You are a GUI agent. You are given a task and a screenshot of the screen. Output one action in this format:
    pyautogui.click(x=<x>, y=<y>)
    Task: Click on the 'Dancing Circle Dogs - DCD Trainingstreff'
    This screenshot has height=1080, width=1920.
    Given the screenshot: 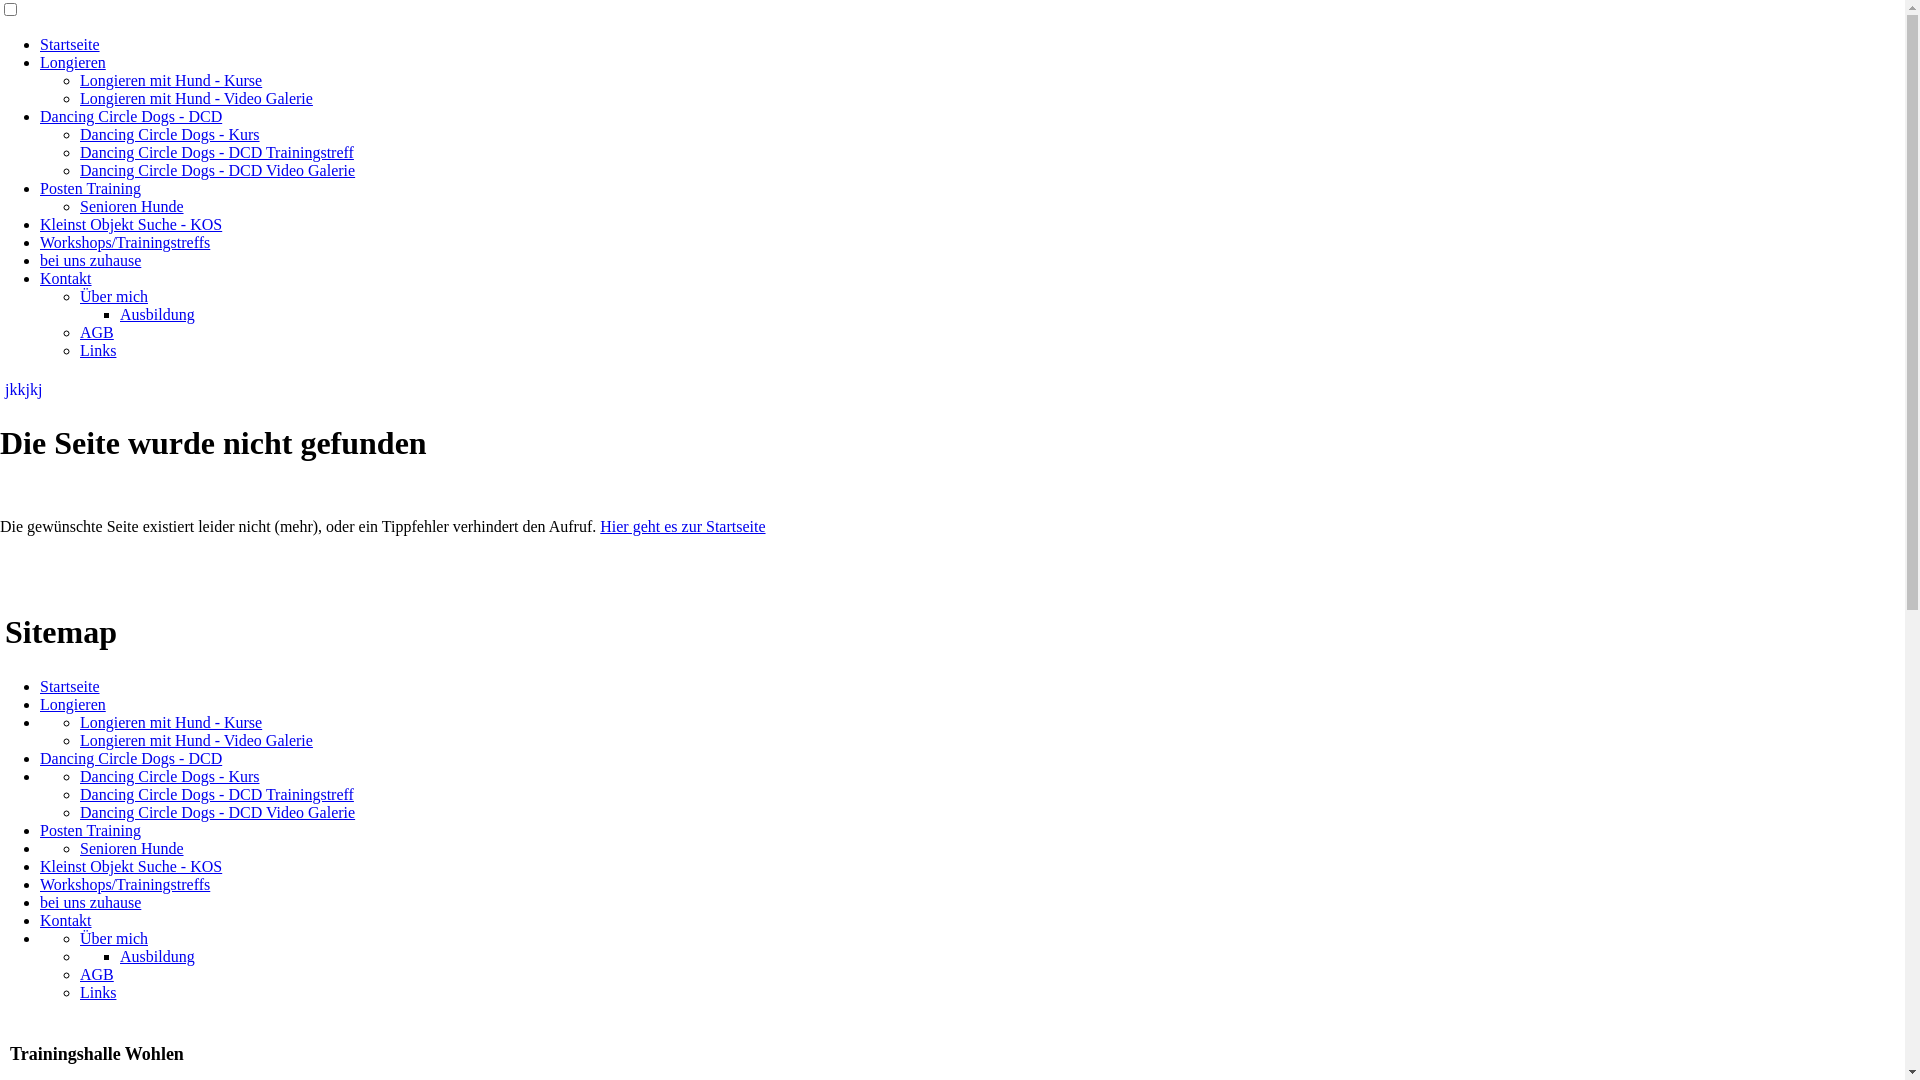 What is the action you would take?
    pyautogui.click(x=216, y=793)
    